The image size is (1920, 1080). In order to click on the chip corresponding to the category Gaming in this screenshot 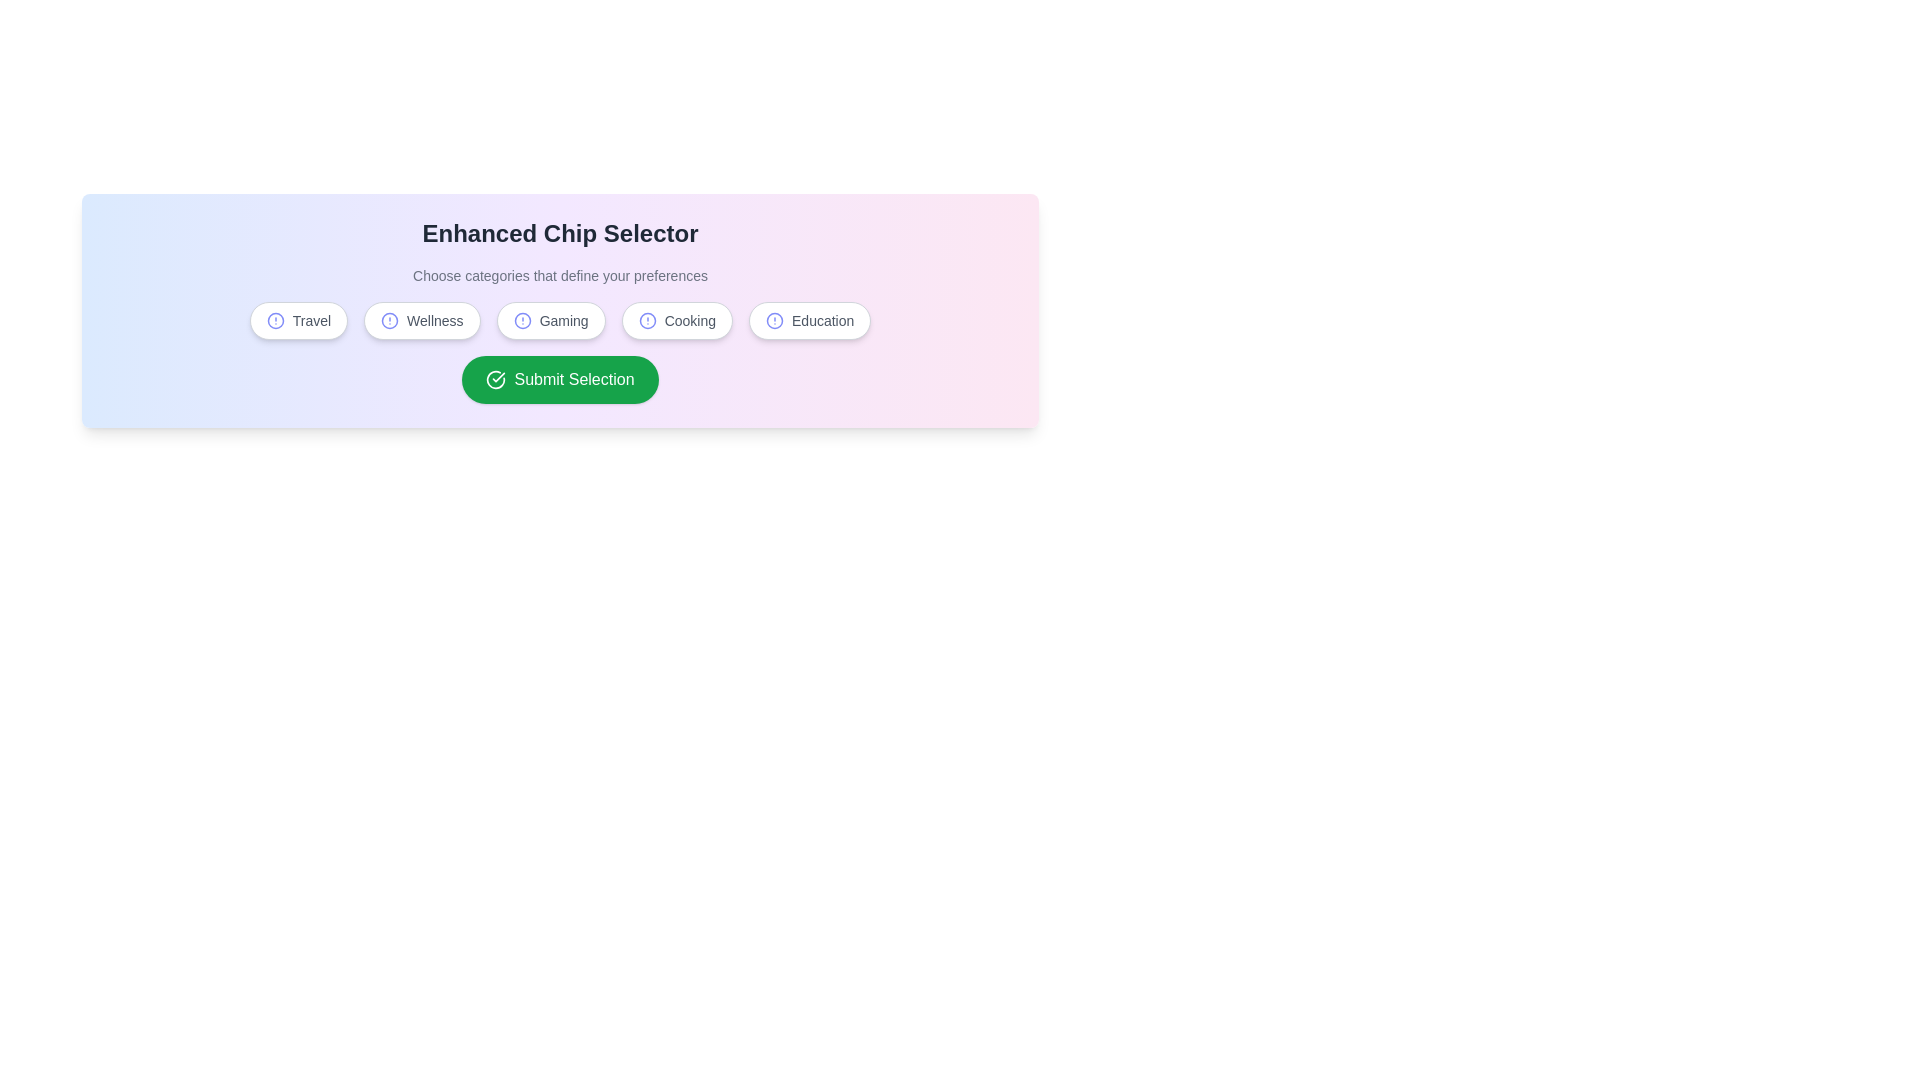, I will do `click(551, 319)`.